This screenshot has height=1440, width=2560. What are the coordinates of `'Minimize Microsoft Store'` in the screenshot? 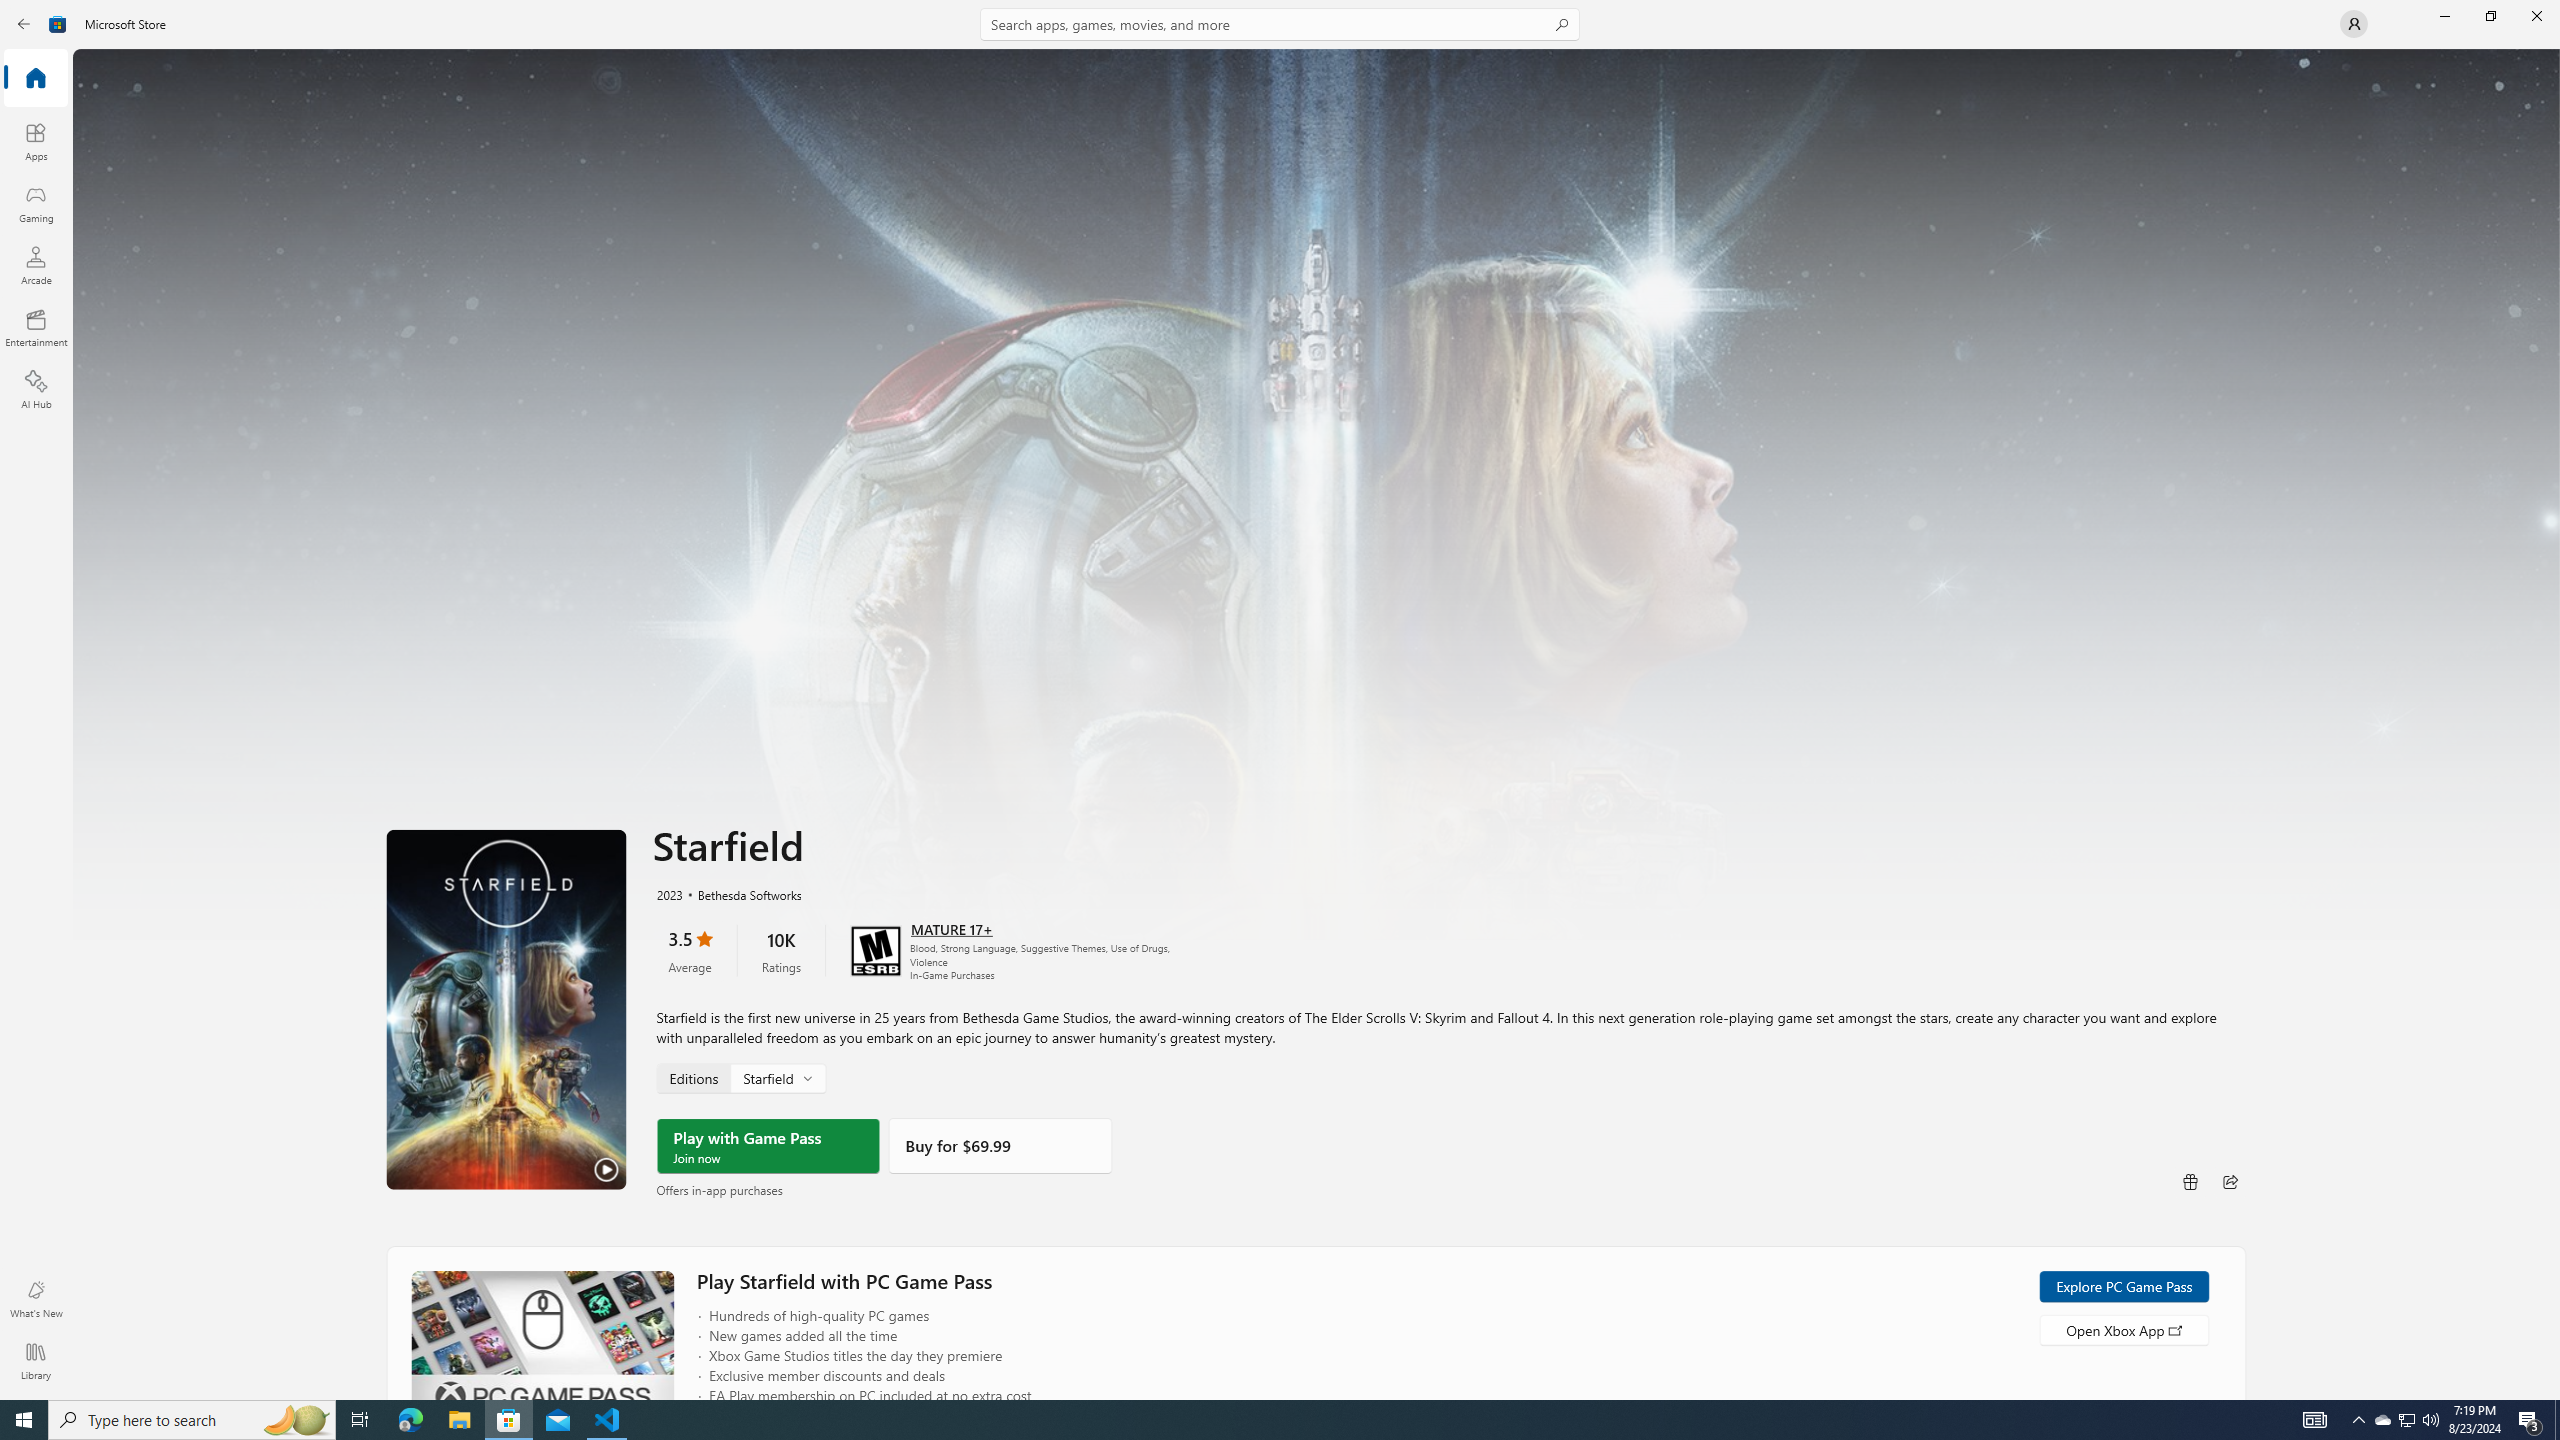 It's located at (2443, 15).